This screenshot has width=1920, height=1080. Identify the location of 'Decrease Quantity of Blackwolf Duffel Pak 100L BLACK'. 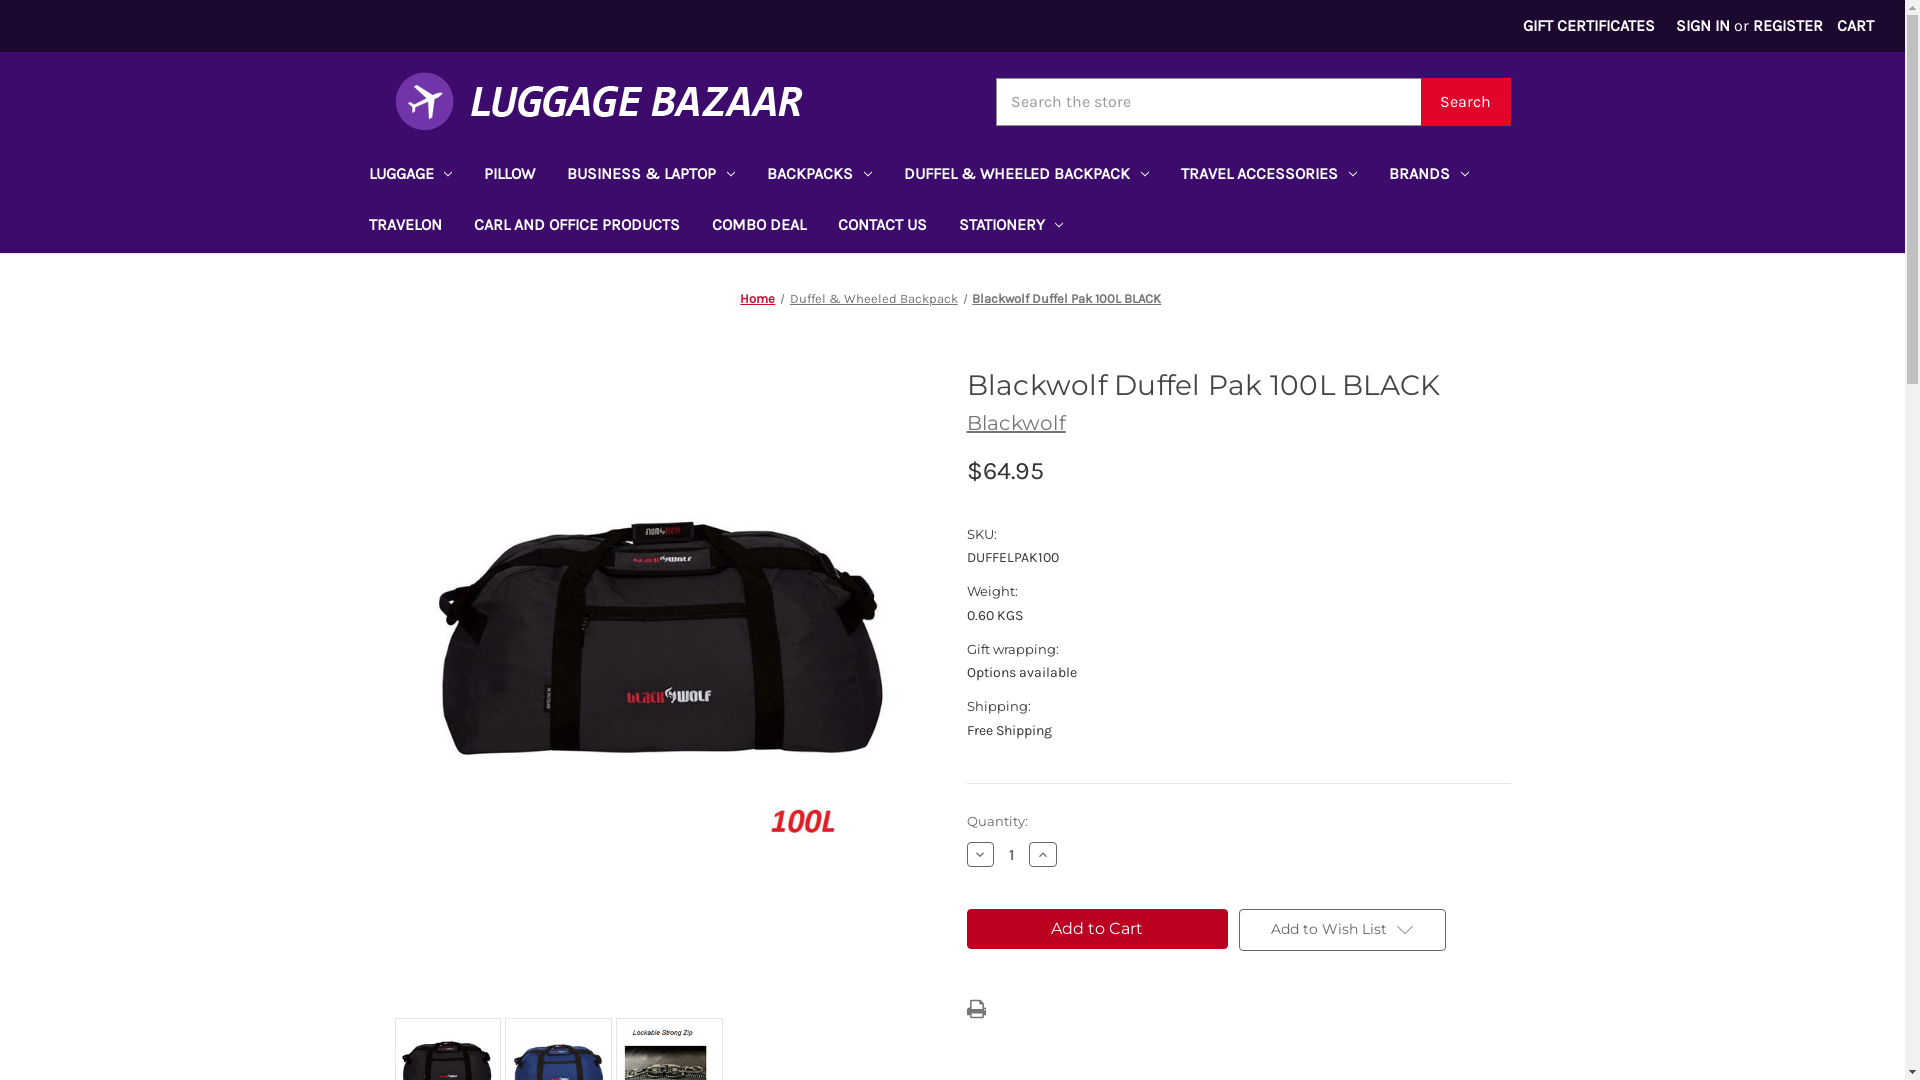
(979, 853).